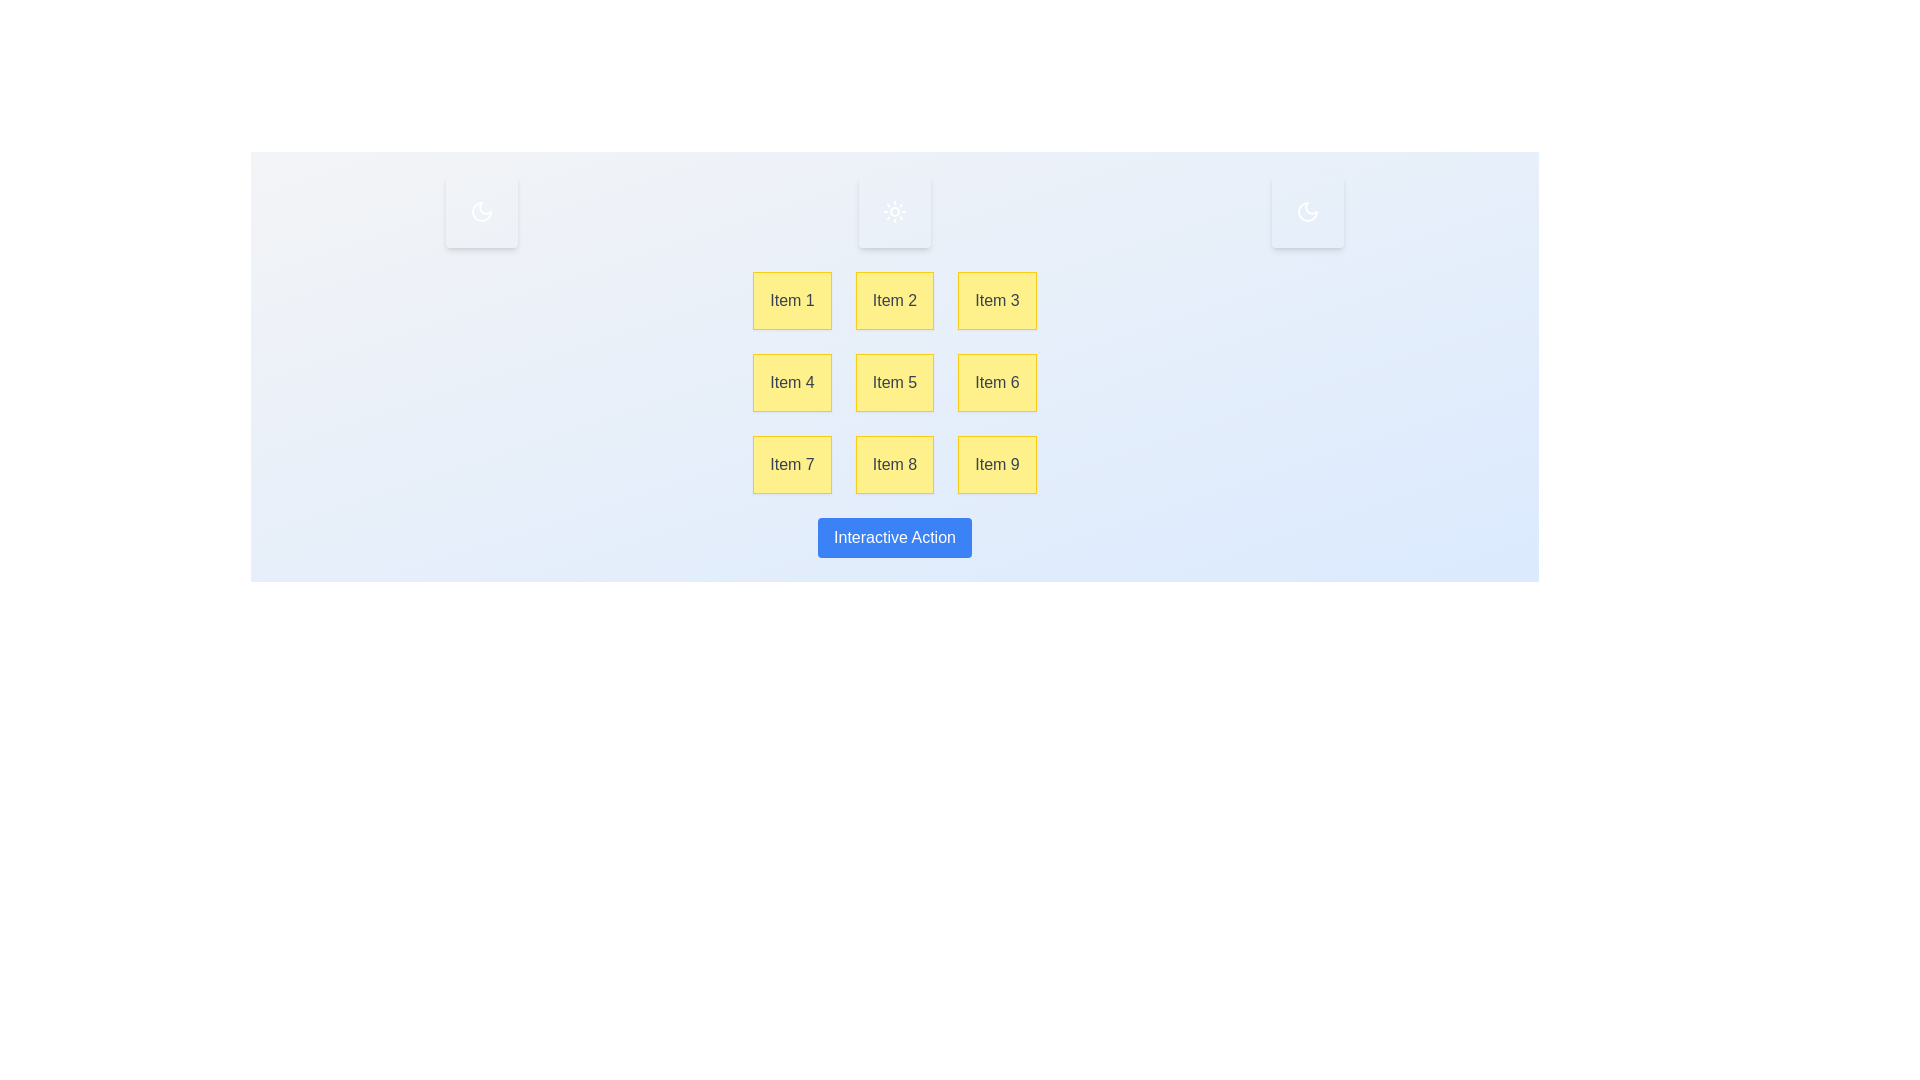  What do you see at coordinates (997, 300) in the screenshot?
I see `the static text label displaying 'Item 3', located in the first row and last column of the item grid` at bounding box center [997, 300].